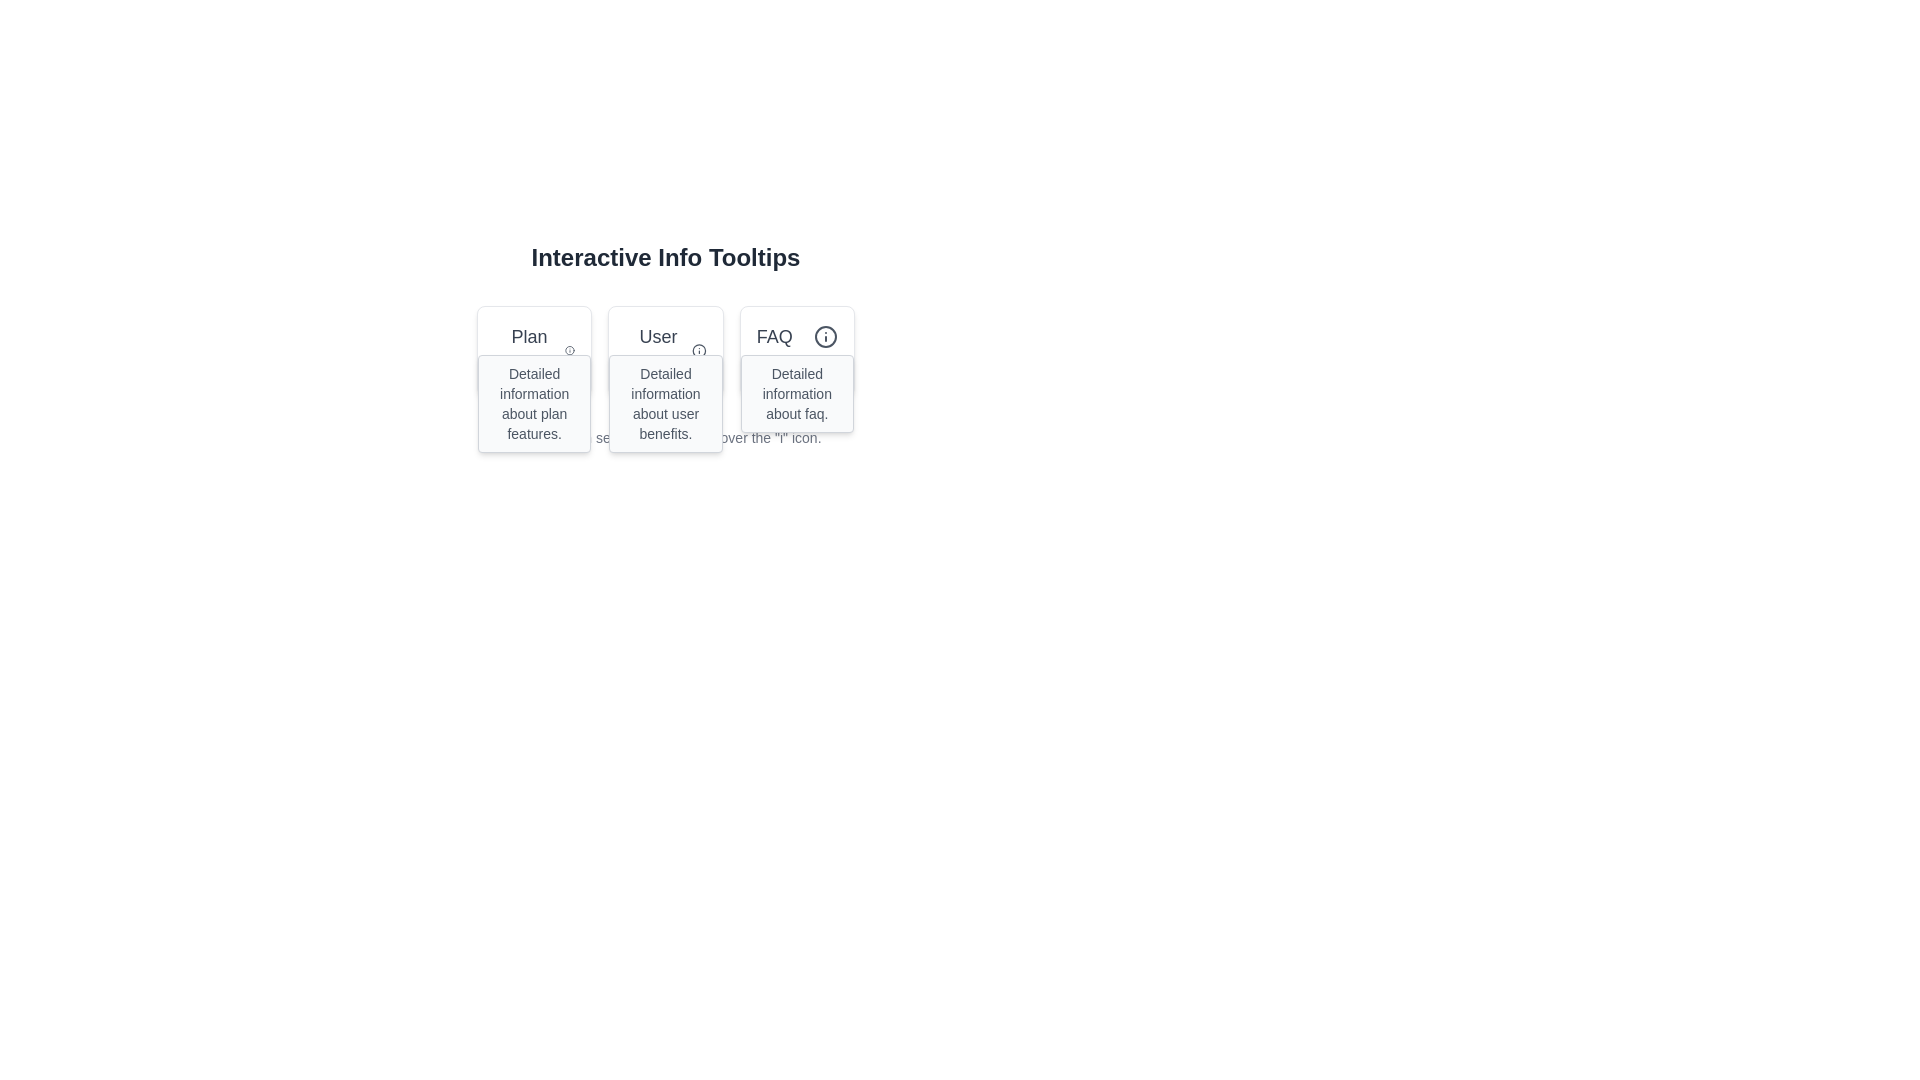  I want to click on the circular icon with an 'i' symbol, located to the right of the heading 'Plan Features', for additional information, so click(569, 350).